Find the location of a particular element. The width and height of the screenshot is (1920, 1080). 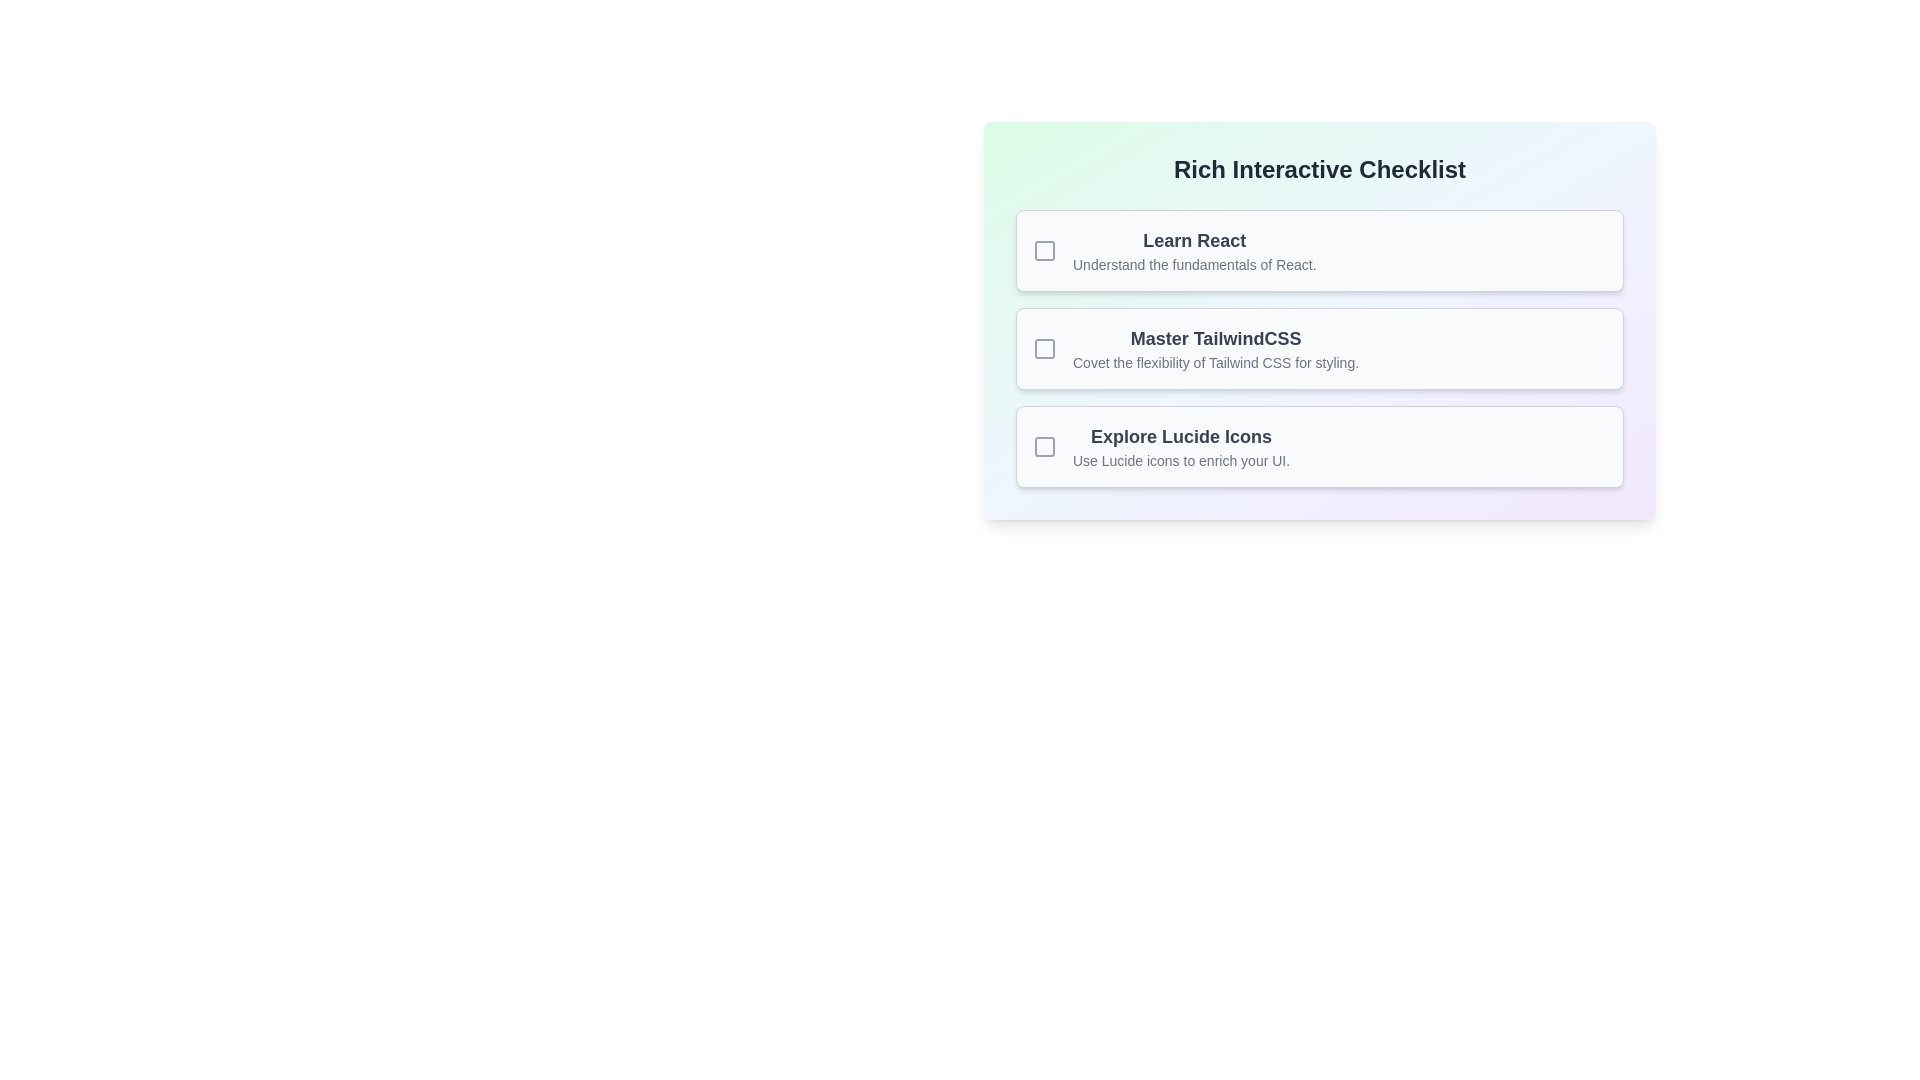

the informational Text element titled 'Master TailwindCSS' which provides details about Tailwind CSS, positioned in the center of the checklist is located at coordinates (1215, 347).